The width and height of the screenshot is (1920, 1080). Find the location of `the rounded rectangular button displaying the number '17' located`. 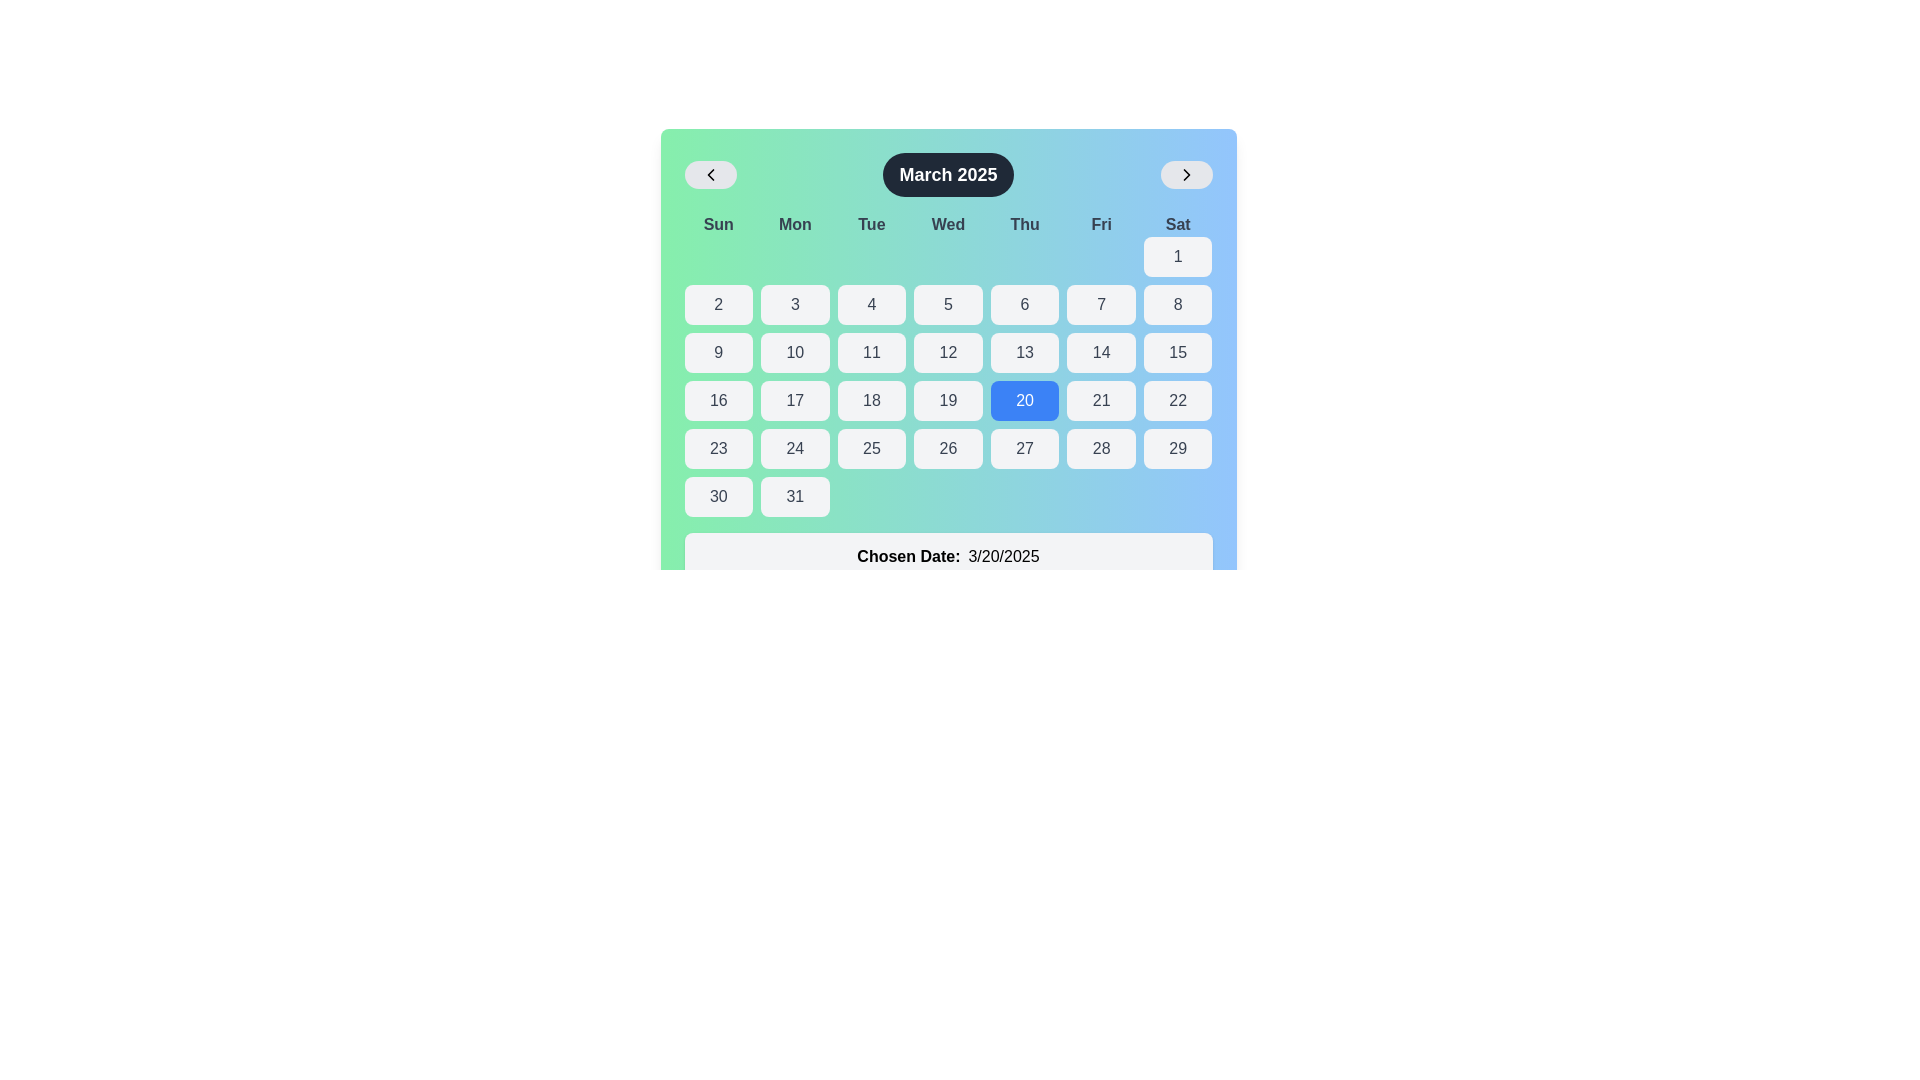

the rounded rectangular button displaying the number '17' located is located at coordinates (794, 401).